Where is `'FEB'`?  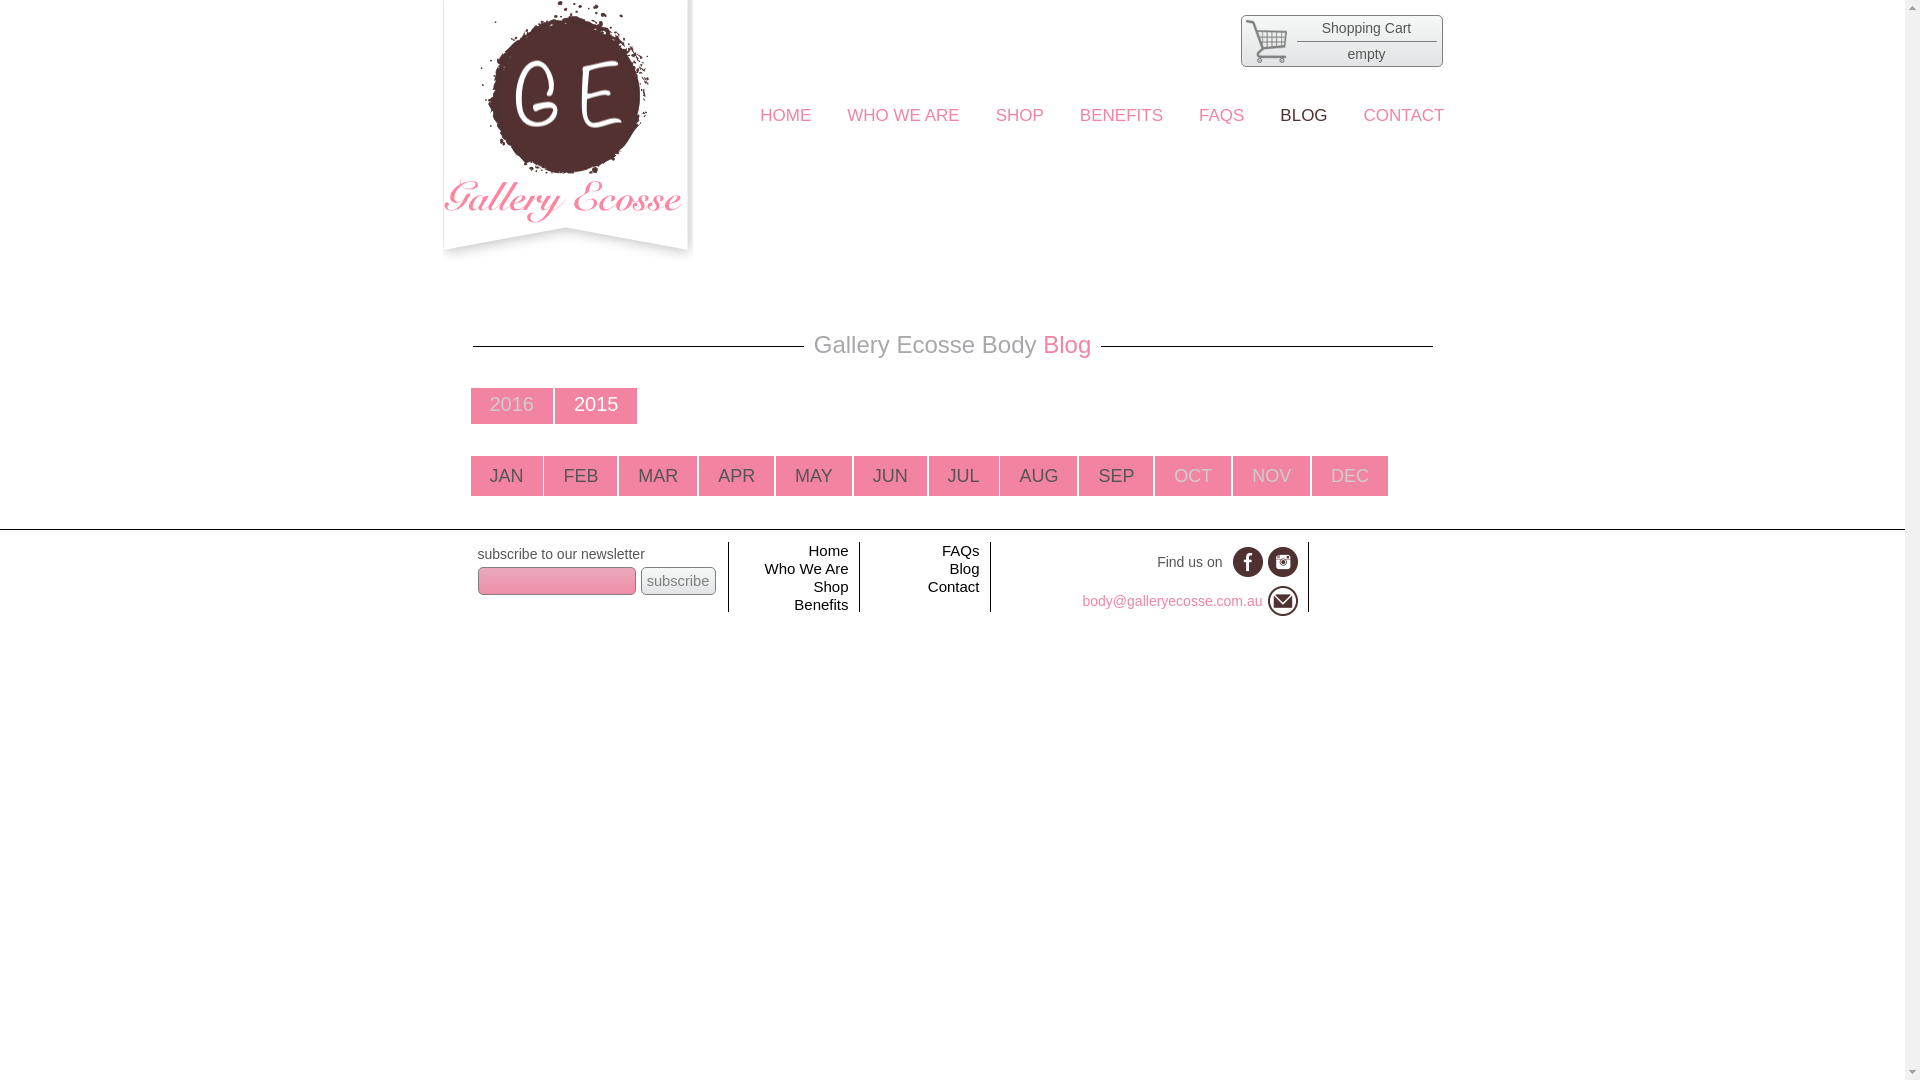
'FEB' is located at coordinates (579, 475).